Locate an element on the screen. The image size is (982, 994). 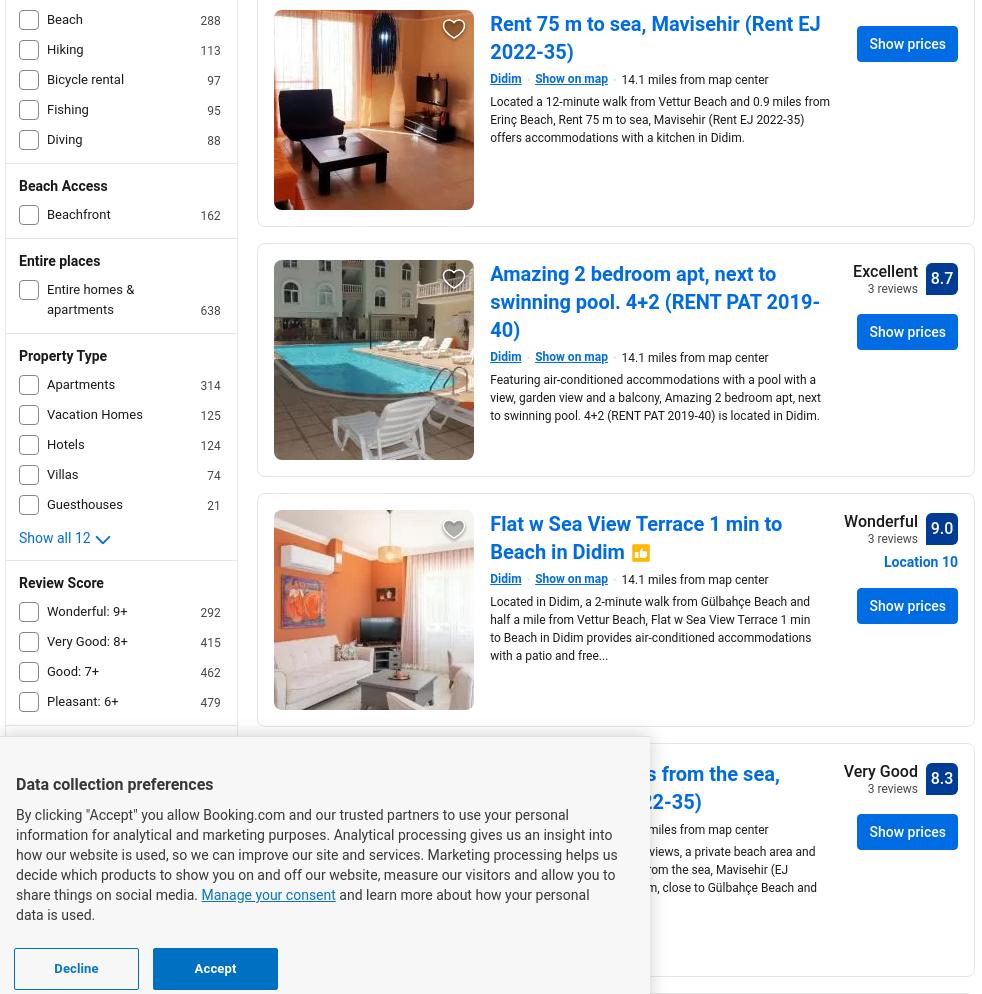
'Pleasant: 6+' is located at coordinates (81, 700).